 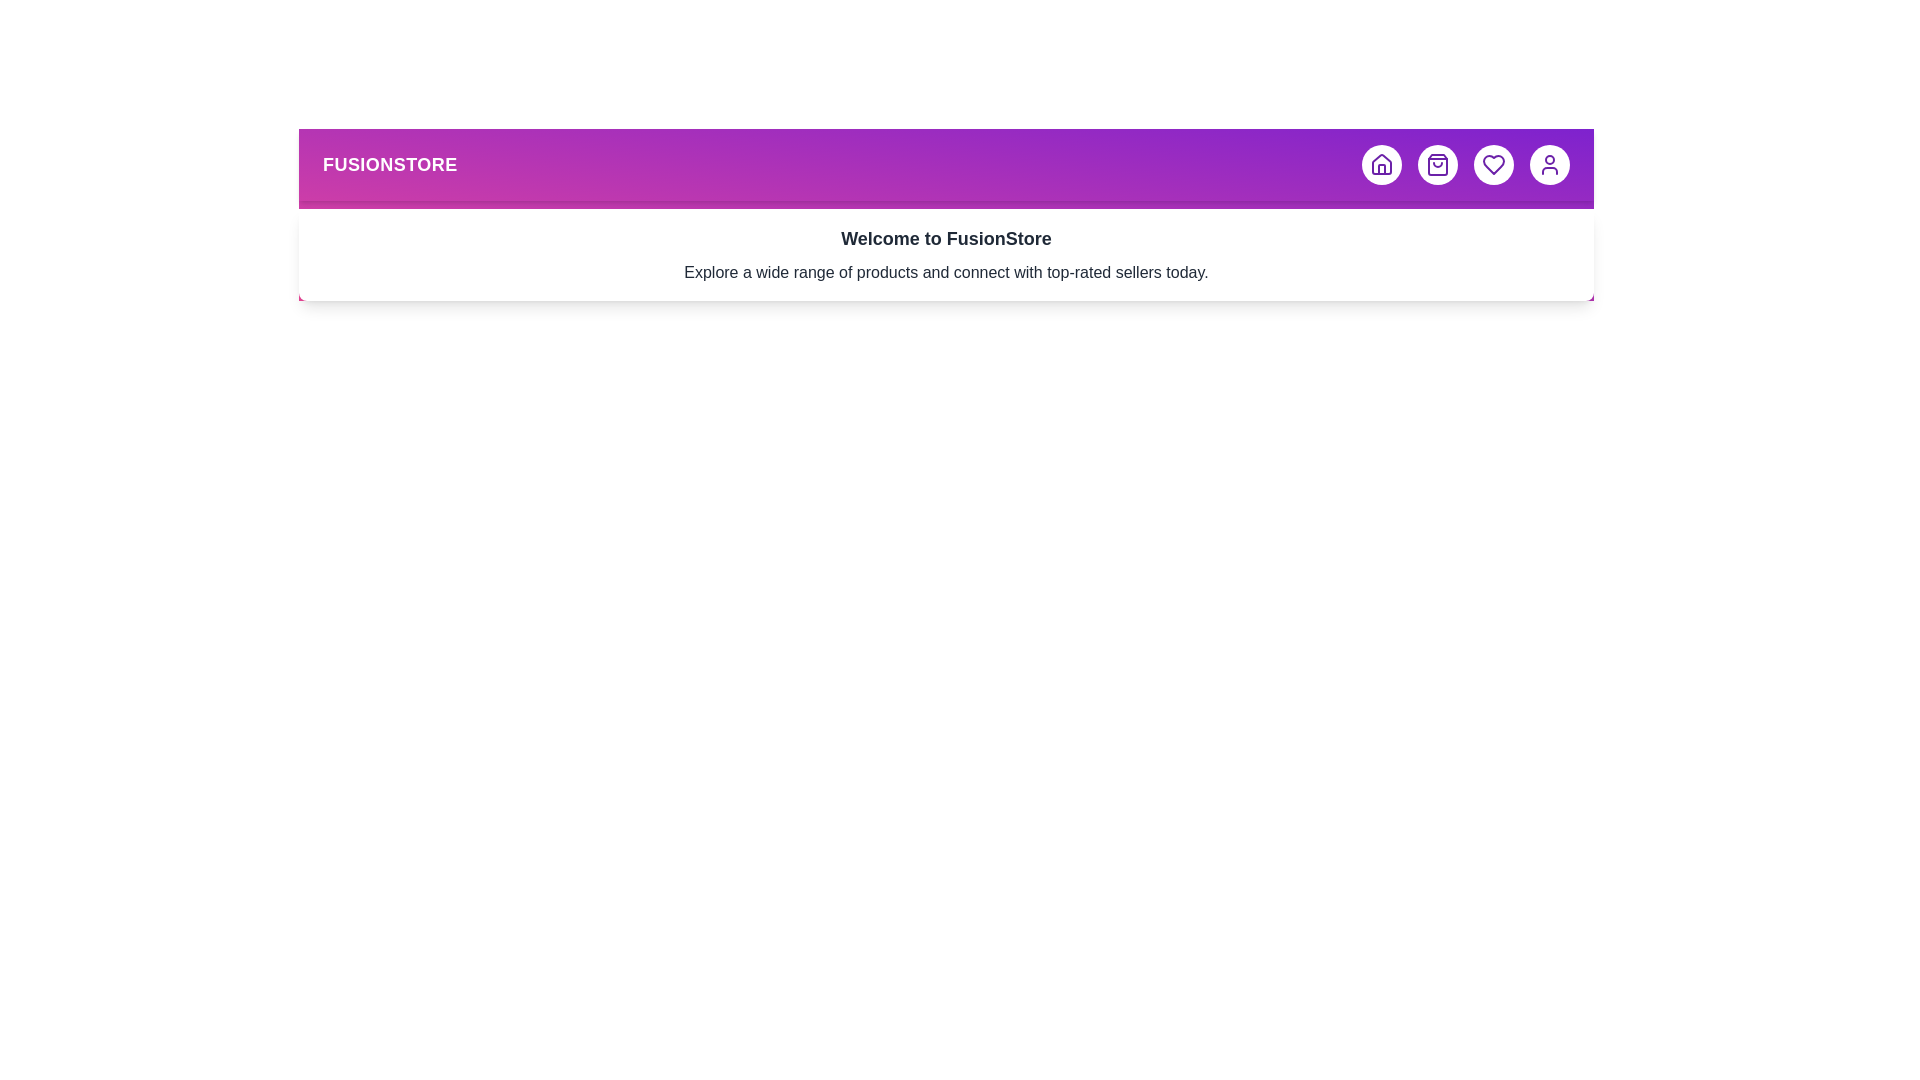 I want to click on the home button to toggle the menu, so click(x=1381, y=164).